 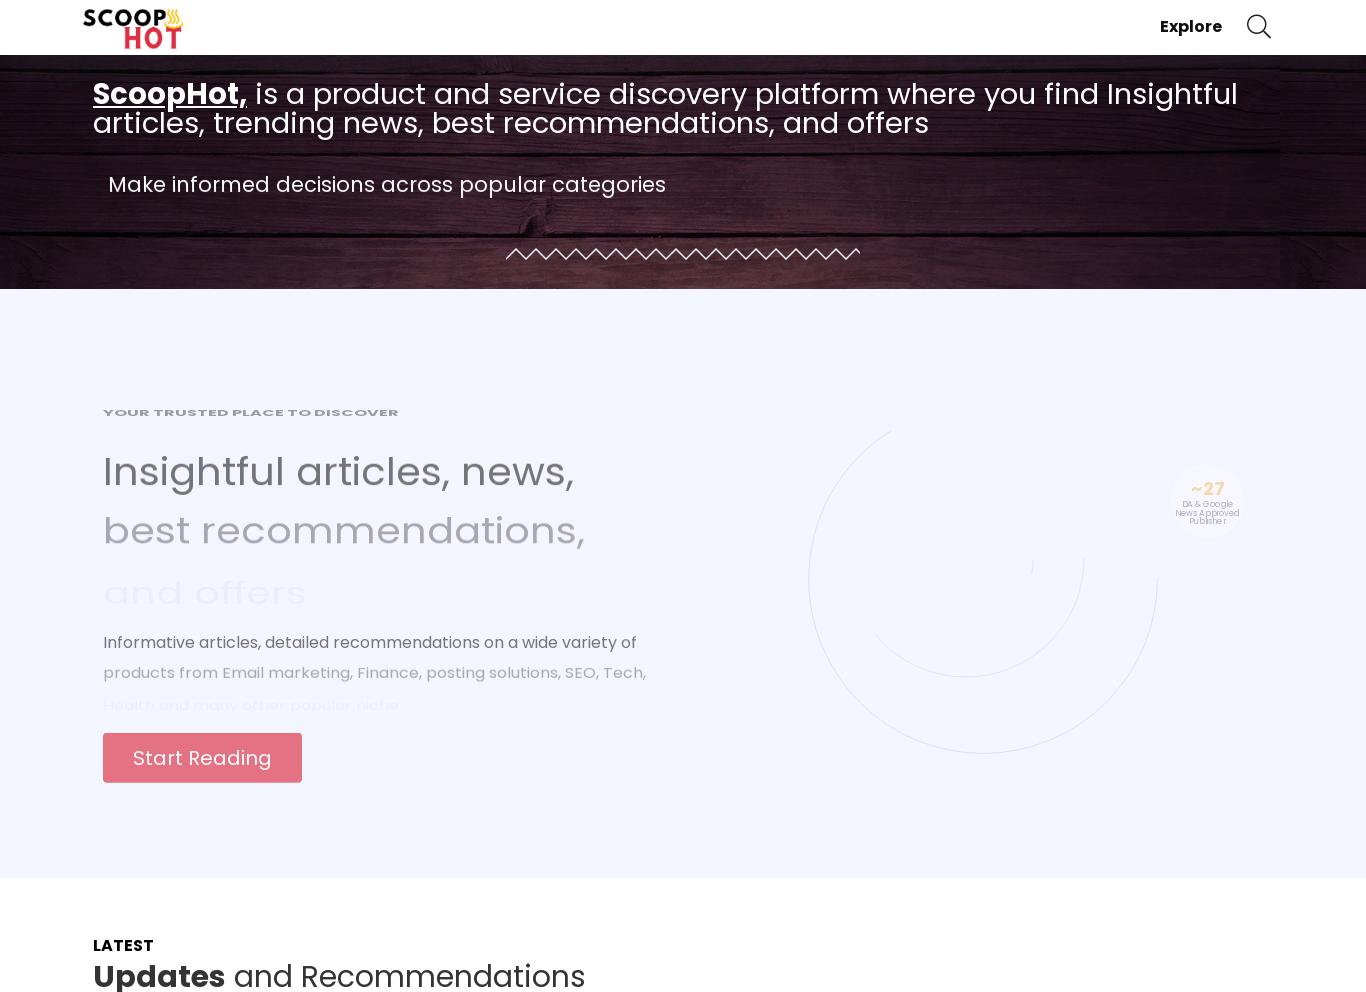 I want to click on 'is a product and service discovery platform where you find Insightful articles, trending news, best recommendations, and offers', so click(x=664, y=107).